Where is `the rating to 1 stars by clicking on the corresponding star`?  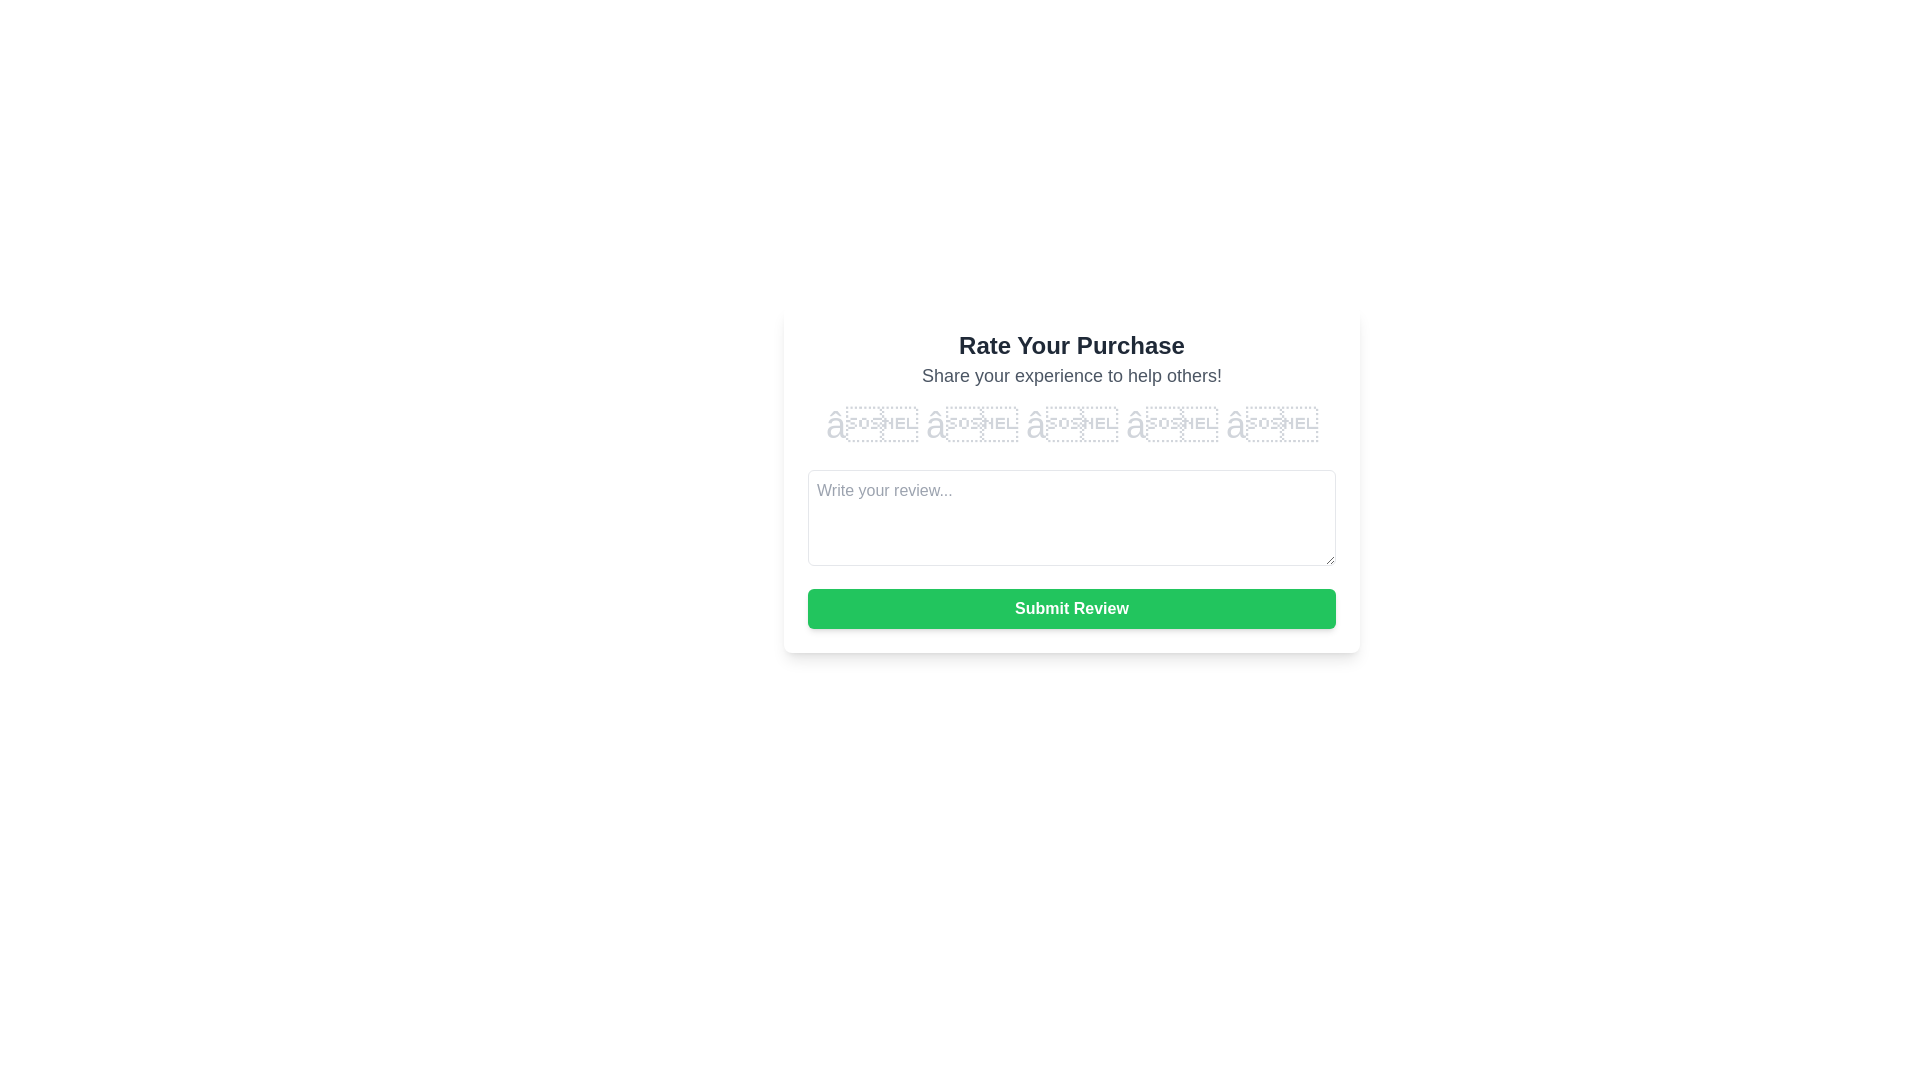
the rating to 1 stars by clicking on the corresponding star is located at coordinates (871, 424).